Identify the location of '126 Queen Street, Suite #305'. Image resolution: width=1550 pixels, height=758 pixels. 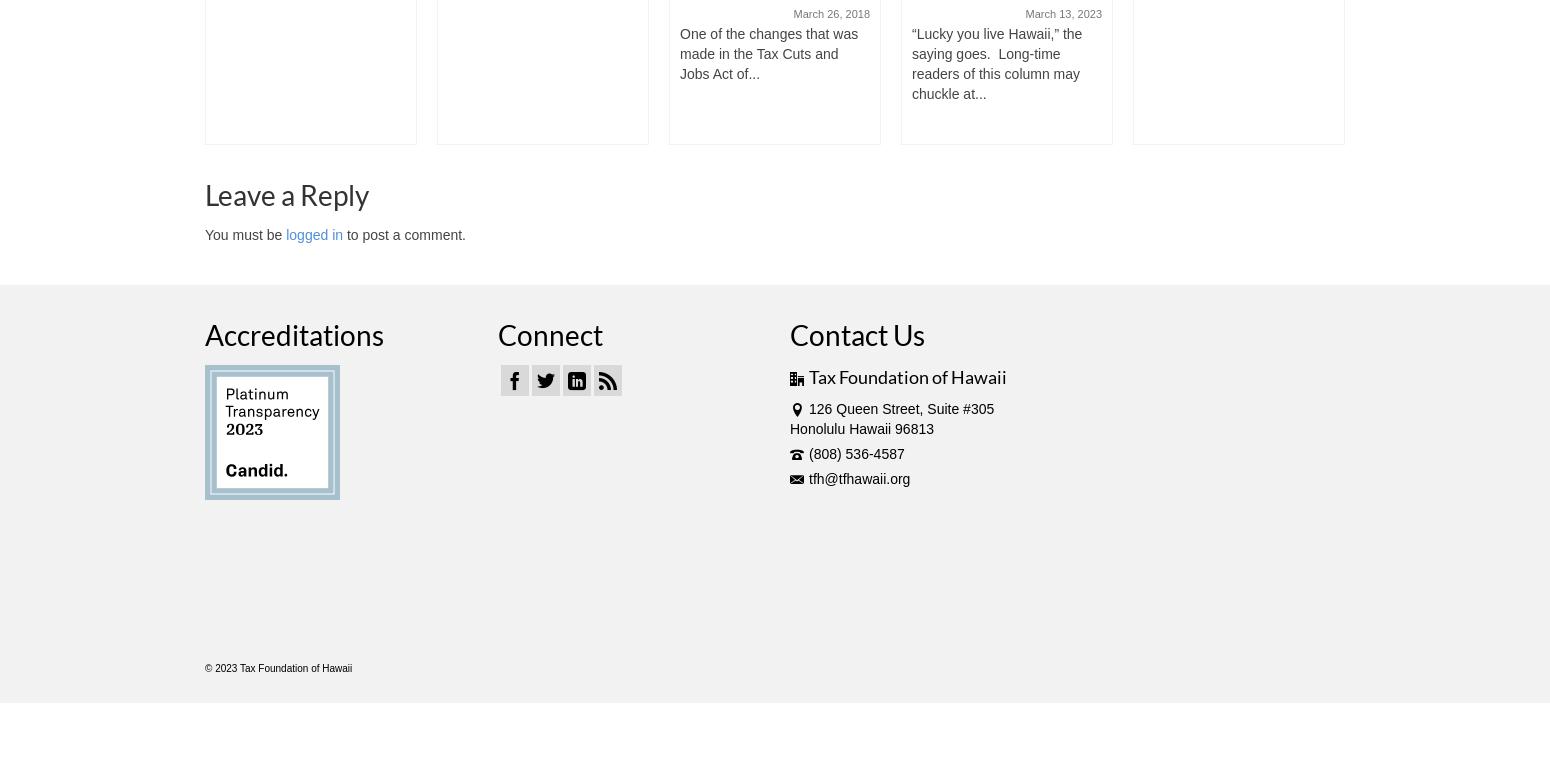
(901, 408).